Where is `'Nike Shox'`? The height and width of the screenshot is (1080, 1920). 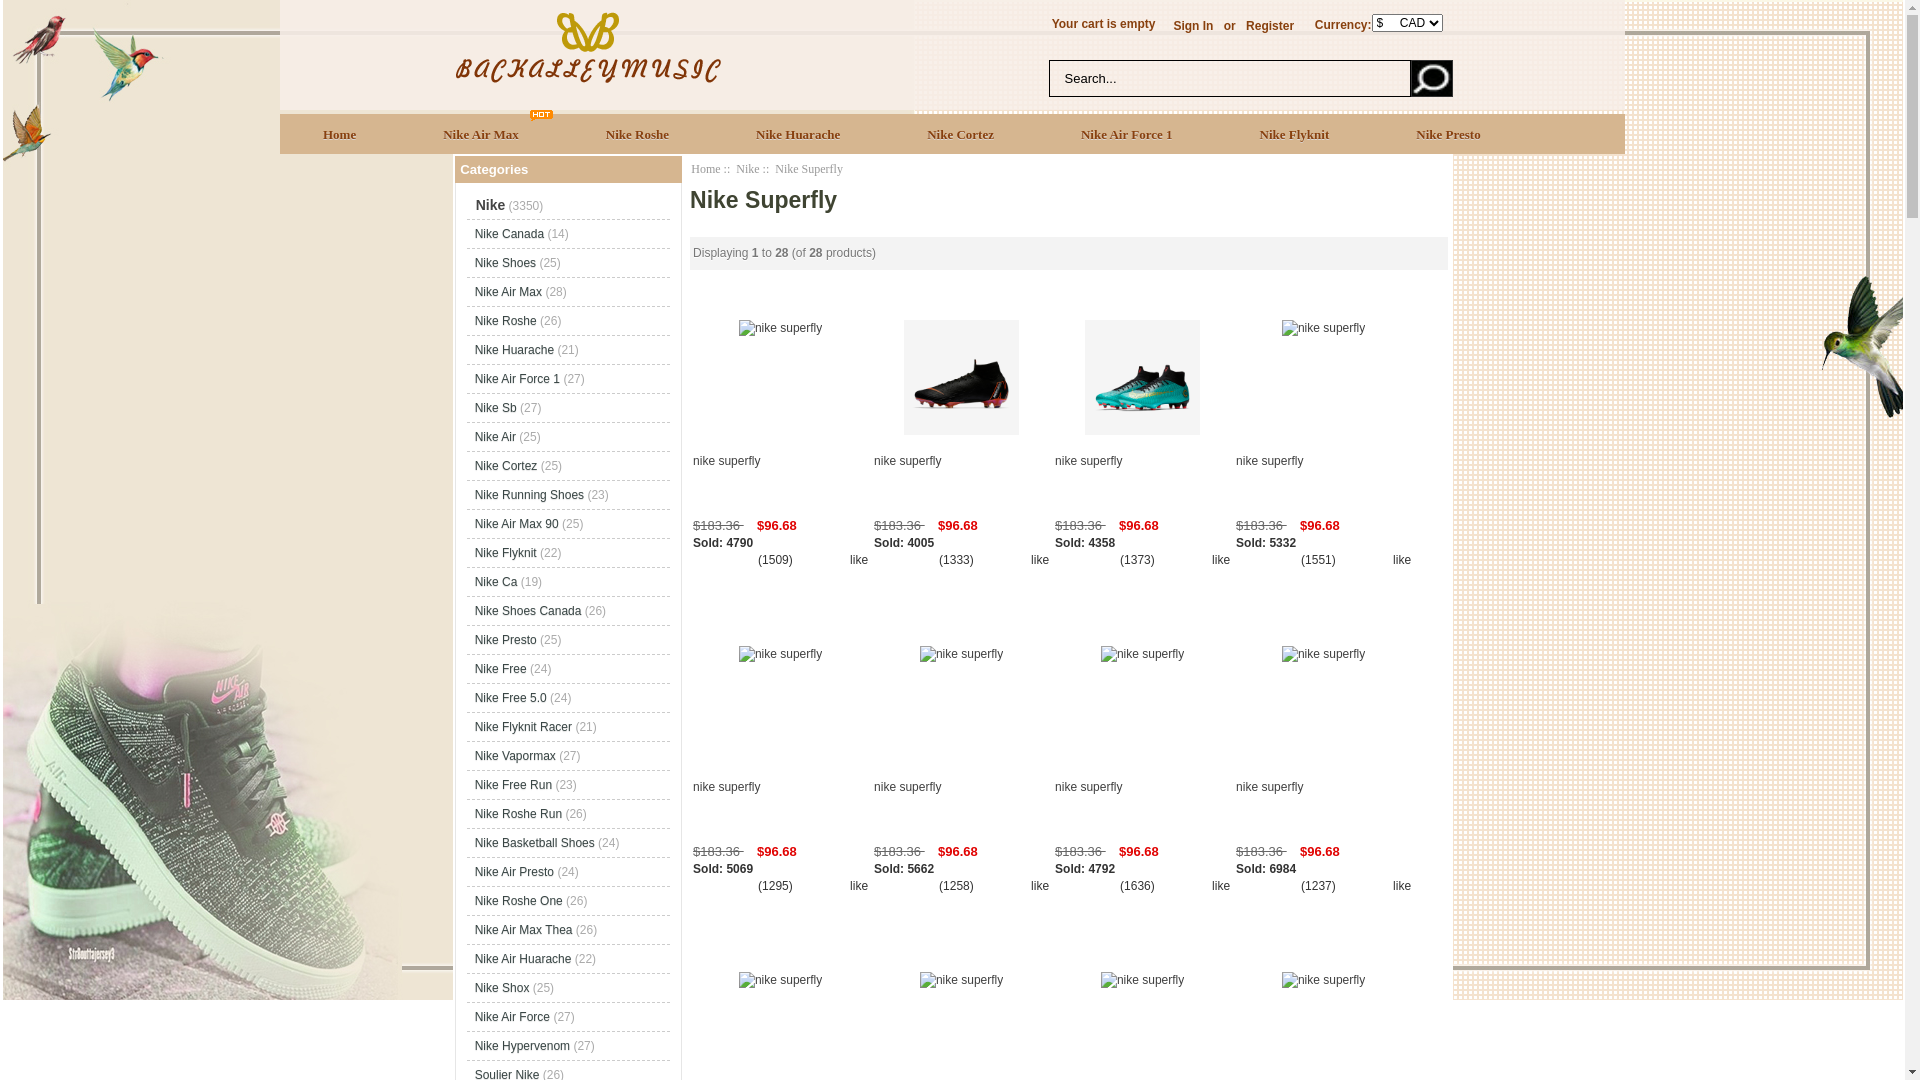 'Nike Shox' is located at coordinates (502, 986).